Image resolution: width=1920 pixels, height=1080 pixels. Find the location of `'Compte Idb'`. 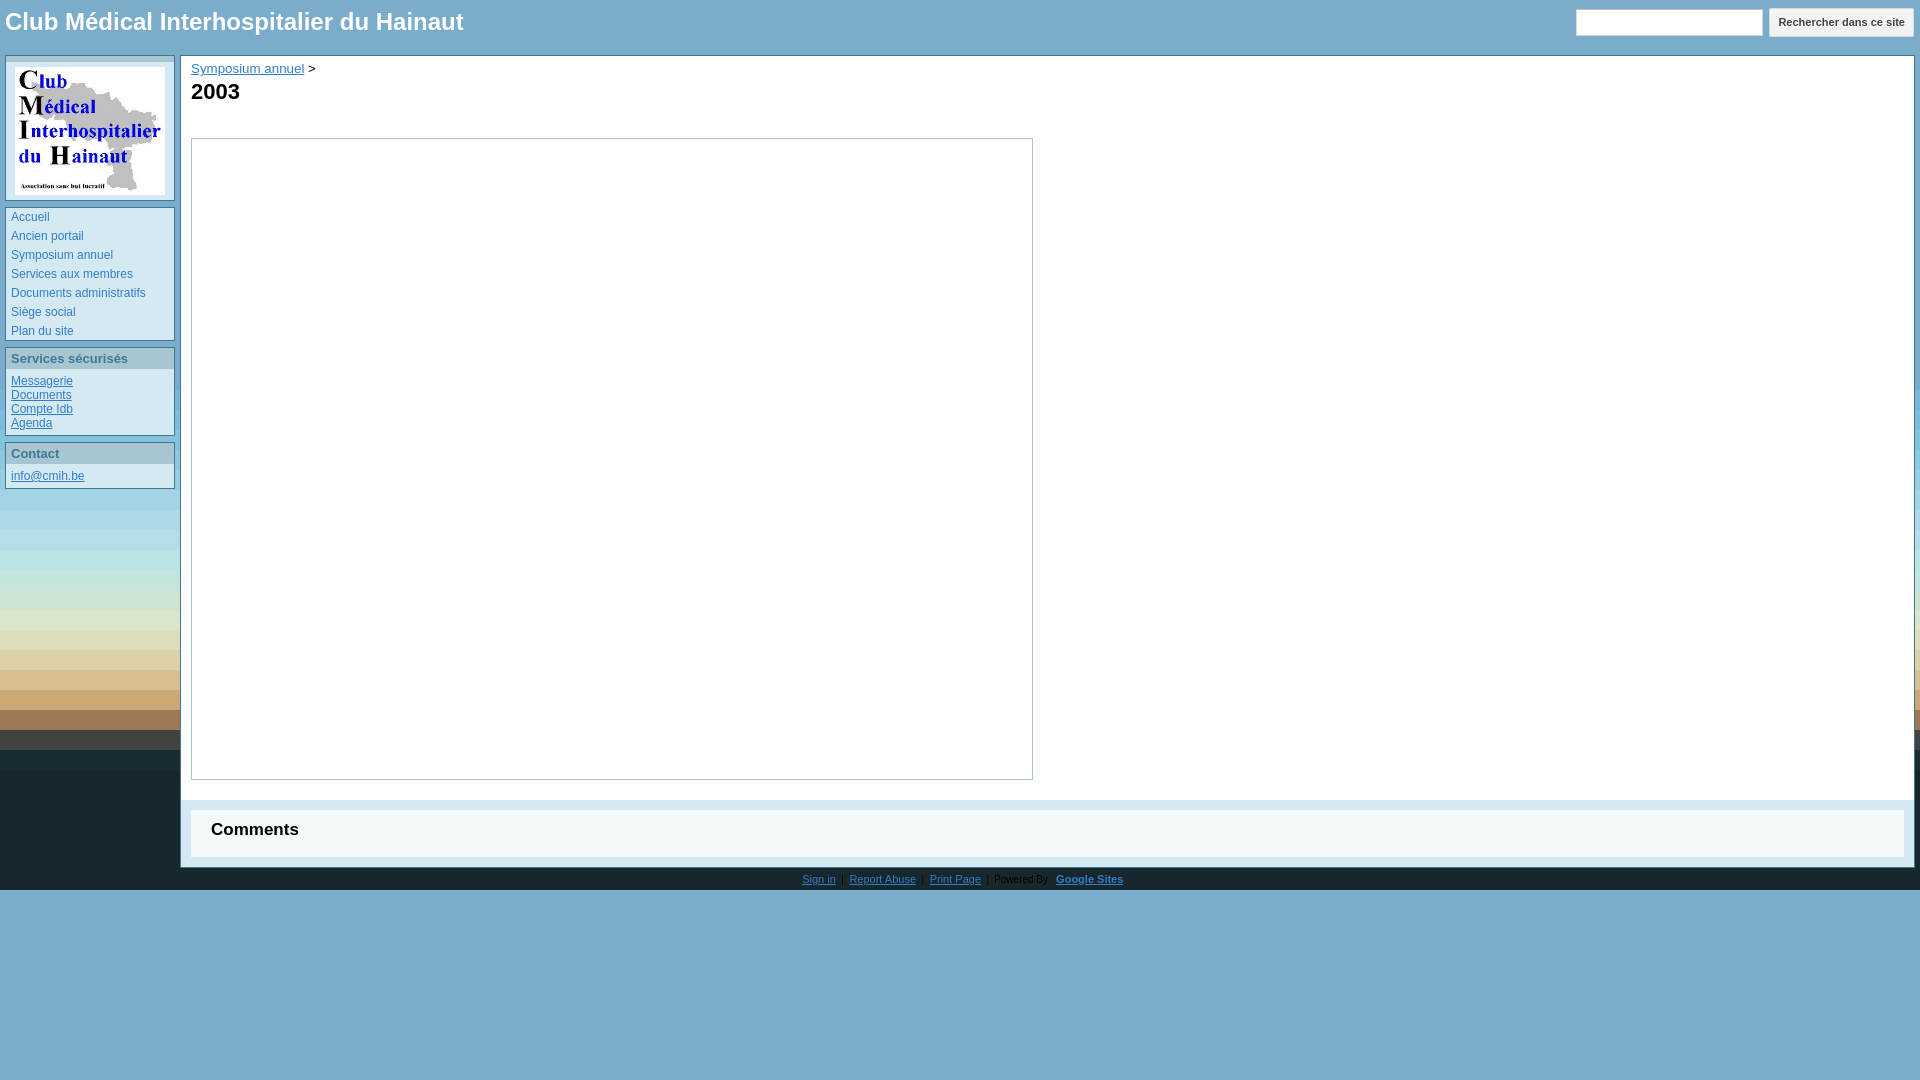

'Compte Idb' is located at coordinates (42, 407).